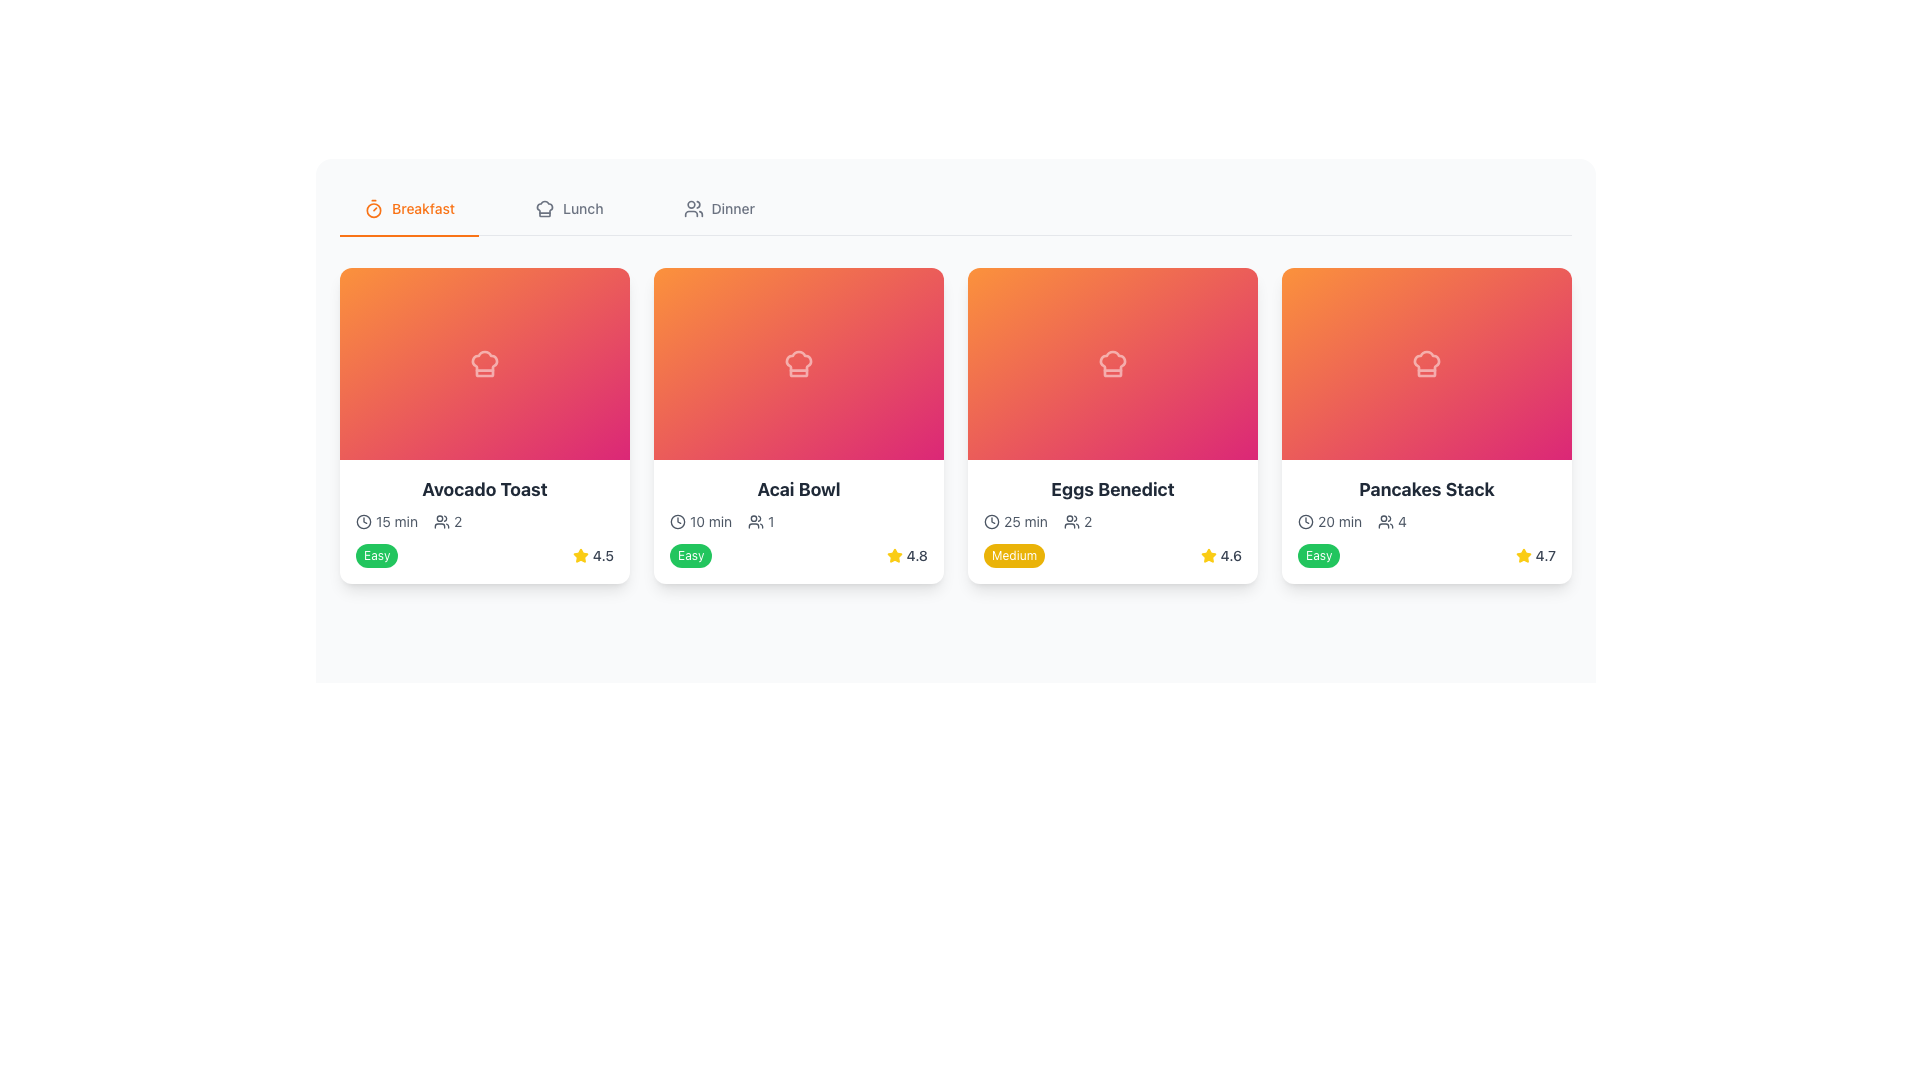 The image size is (1920, 1080). What do you see at coordinates (1319, 555) in the screenshot?
I see `the small label displaying 'Easy' in white font on a green background, located in the bottom-left section of the 'Pancakes Stack' card` at bounding box center [1319, 555].